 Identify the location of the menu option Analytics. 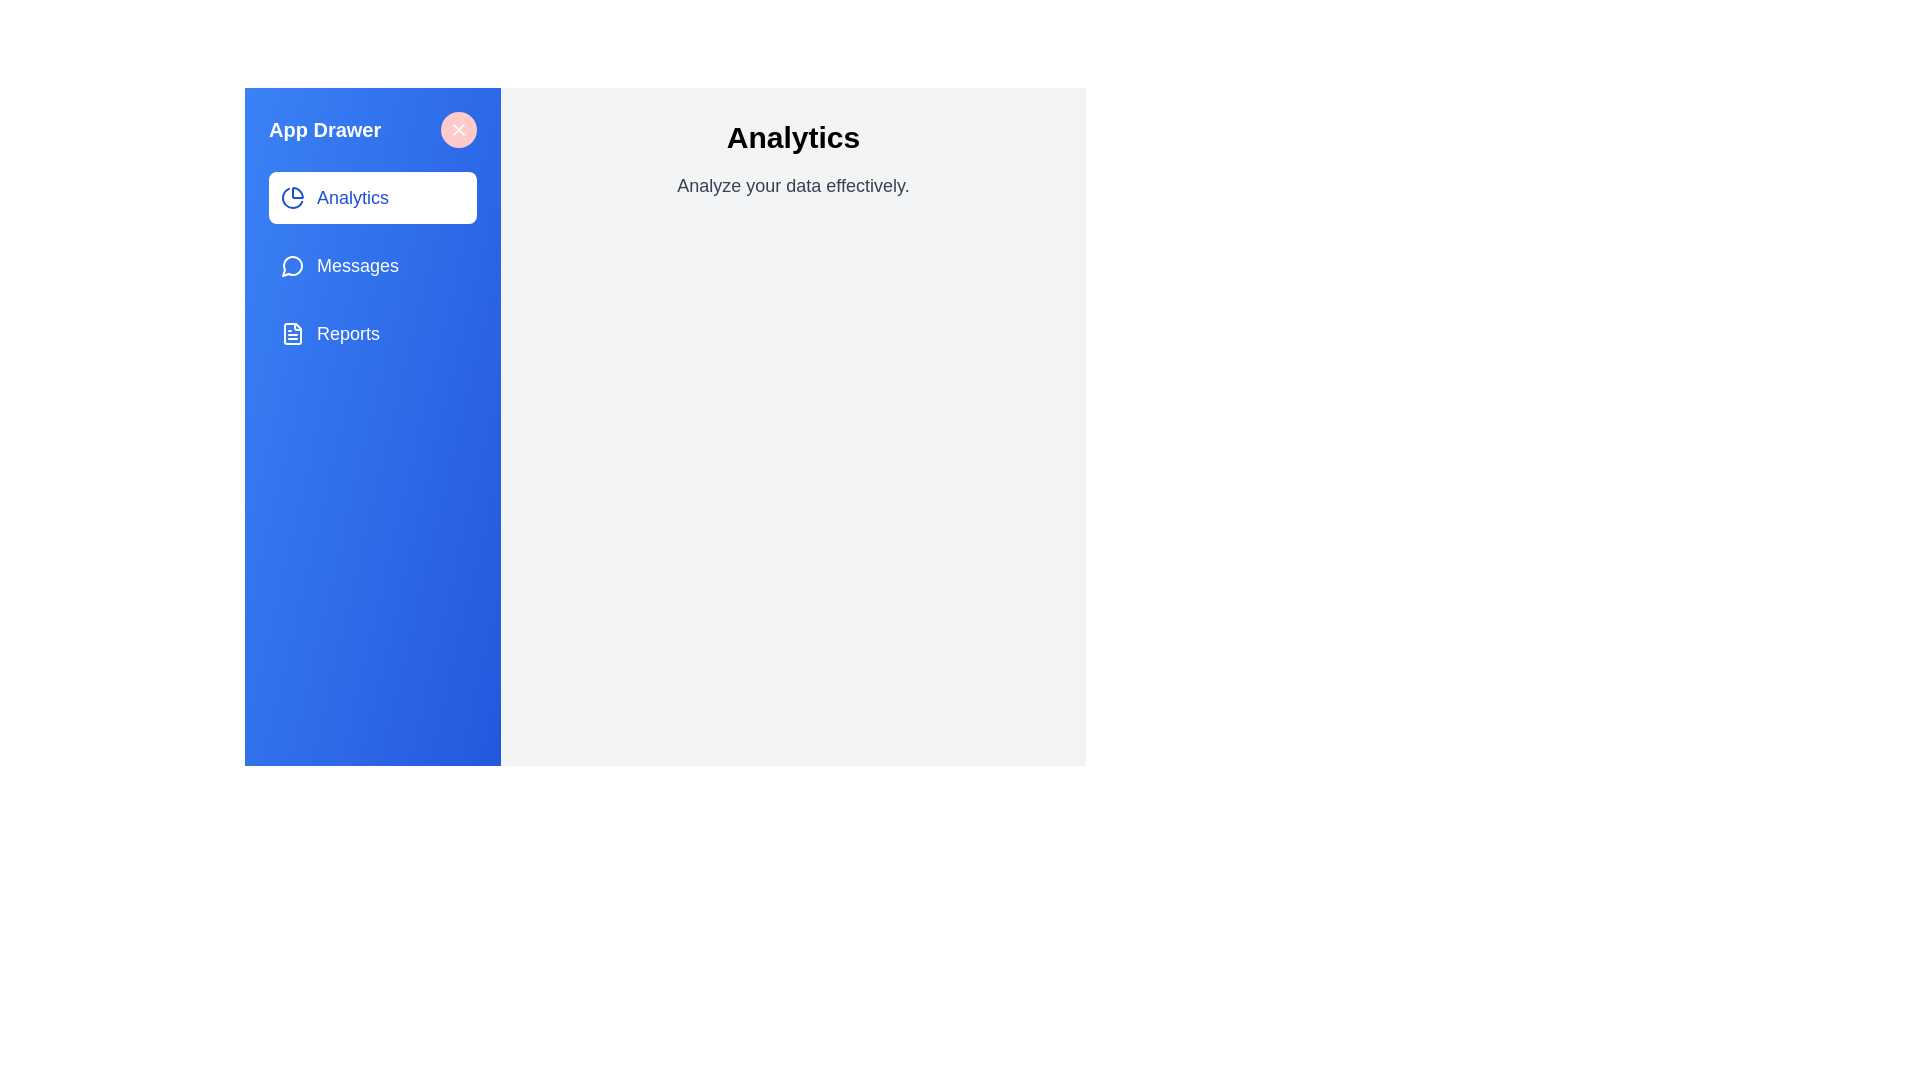
(373, 197).